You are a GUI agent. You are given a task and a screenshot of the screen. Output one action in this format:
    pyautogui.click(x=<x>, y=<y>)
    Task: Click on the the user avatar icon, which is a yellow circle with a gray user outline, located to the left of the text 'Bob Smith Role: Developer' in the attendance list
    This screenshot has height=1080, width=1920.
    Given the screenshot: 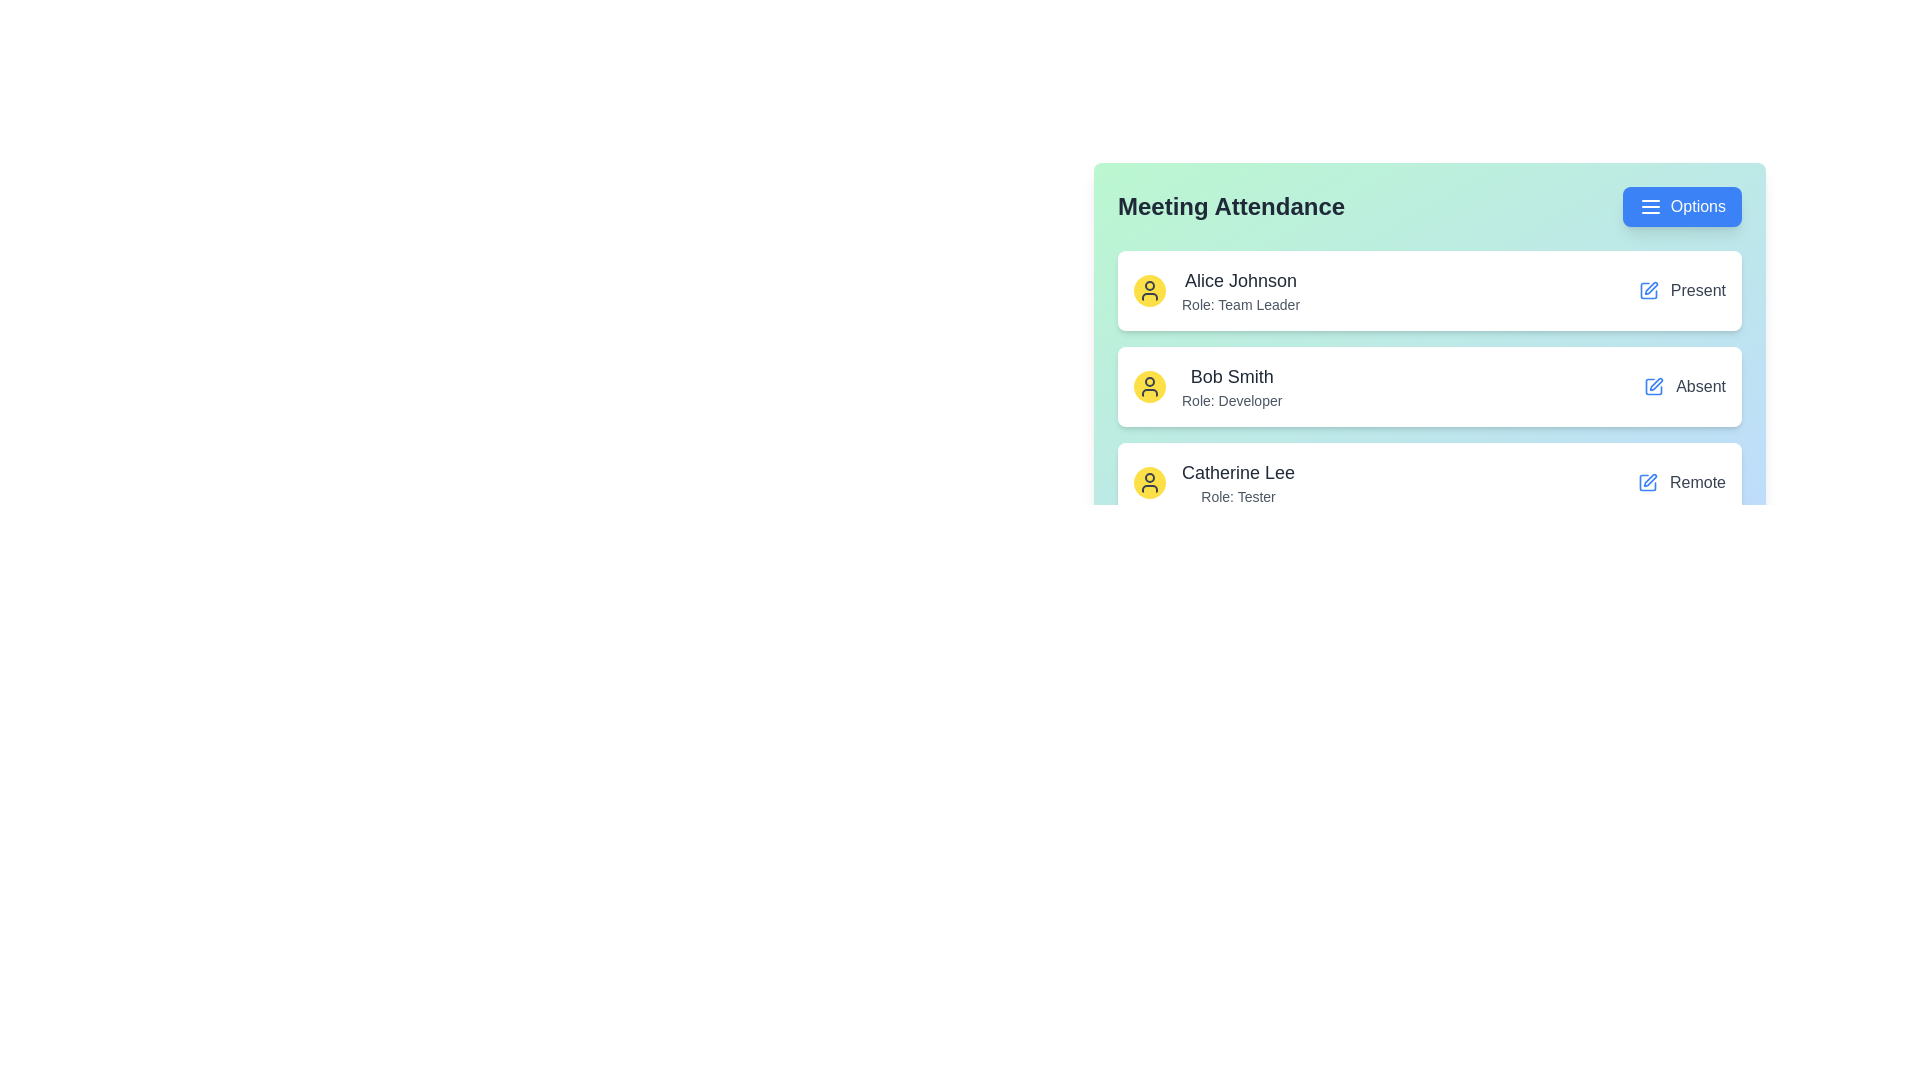 What is the action you would take?
    pyautogui.click(x=1150, y=386)
    